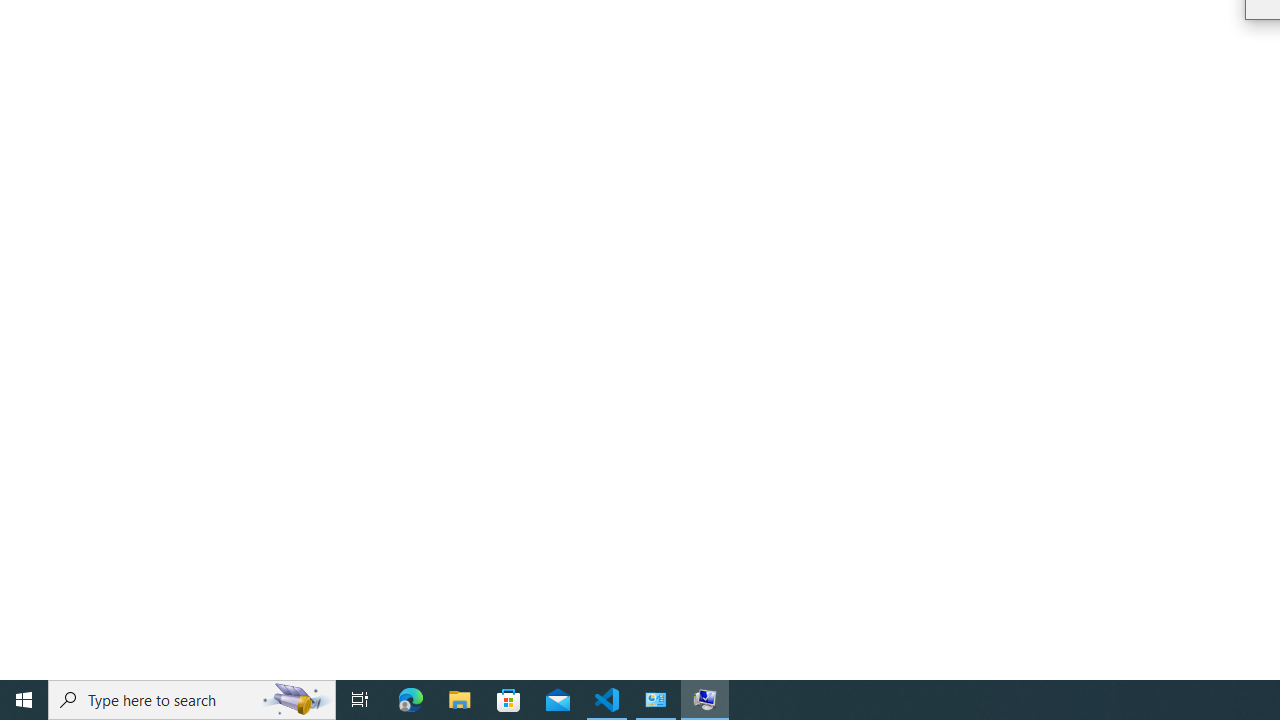  Describe the element at coordinates (459, 698) in the screenshot. I see `'File Explorer'` at that location.